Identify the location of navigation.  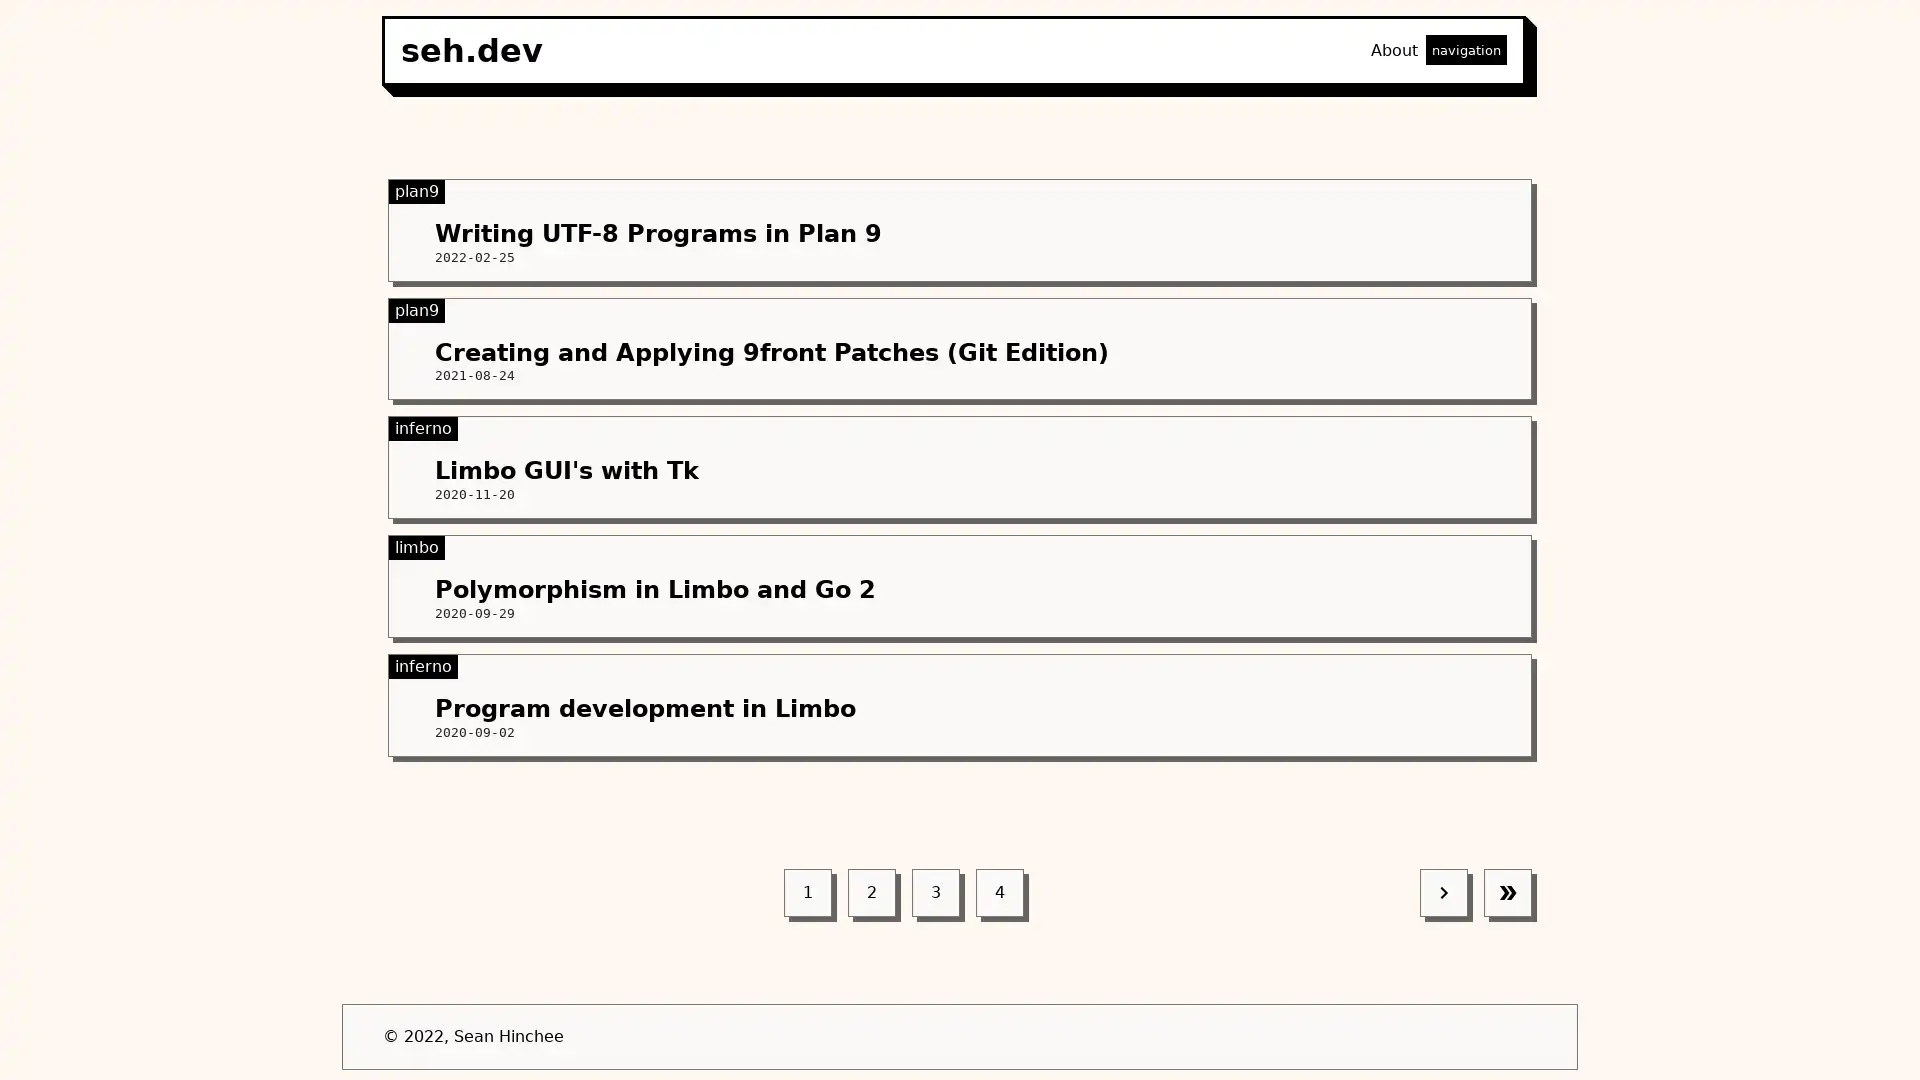
(1466, 49).